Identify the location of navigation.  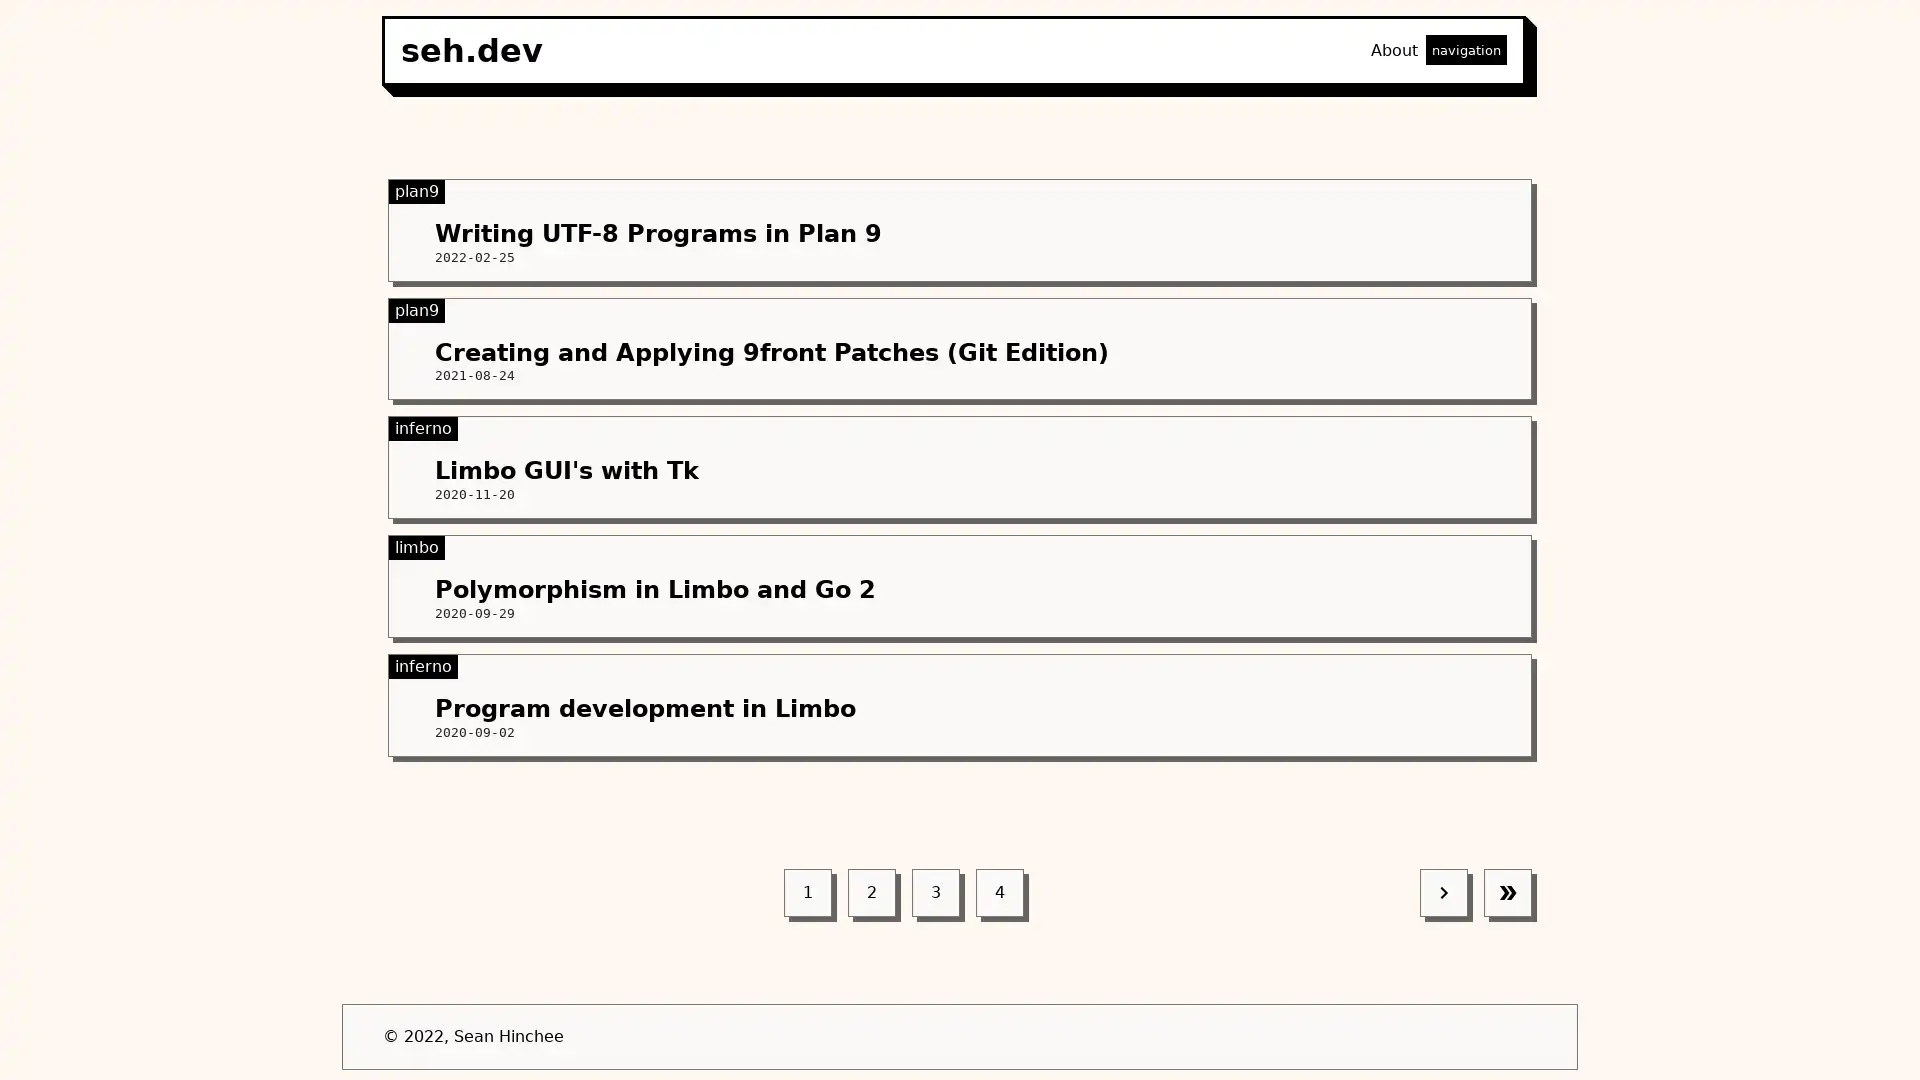
(1466, 49).